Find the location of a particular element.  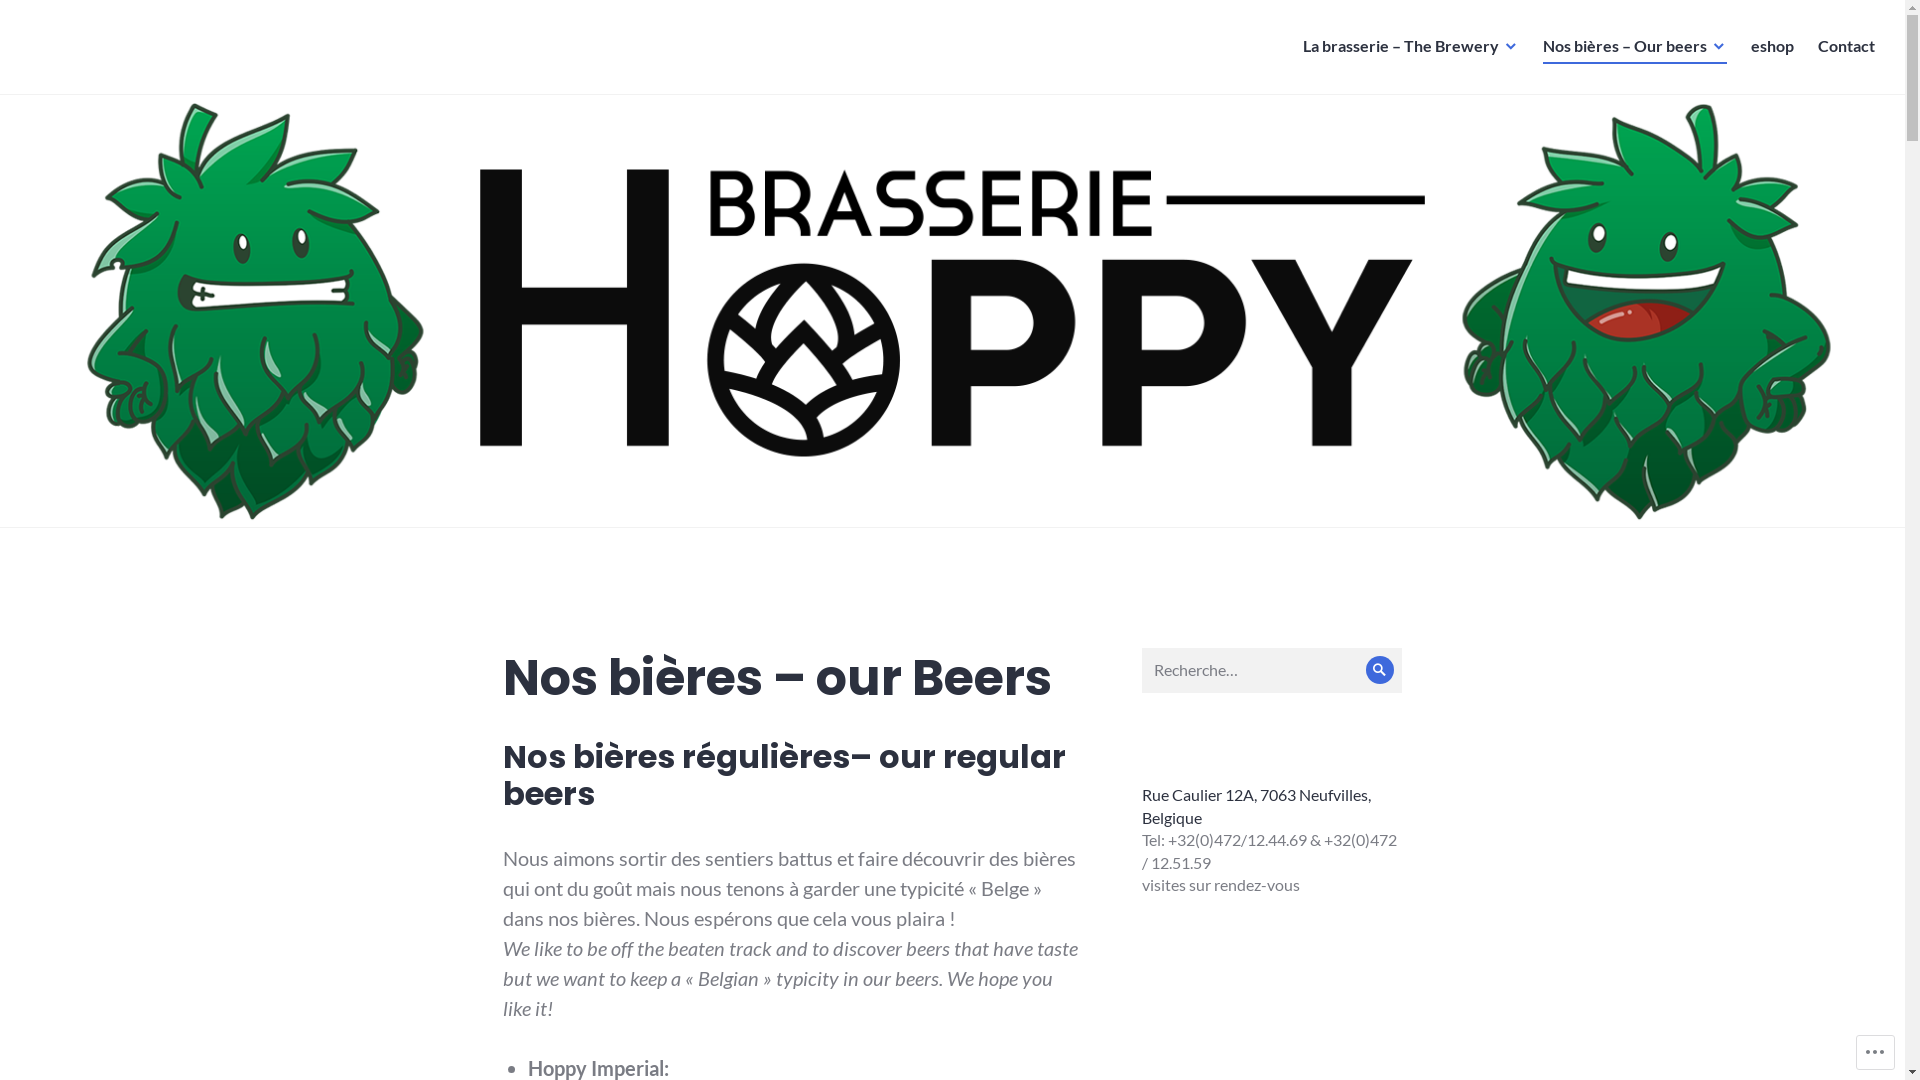

'eshop' is located at coordinates (1772, 45).